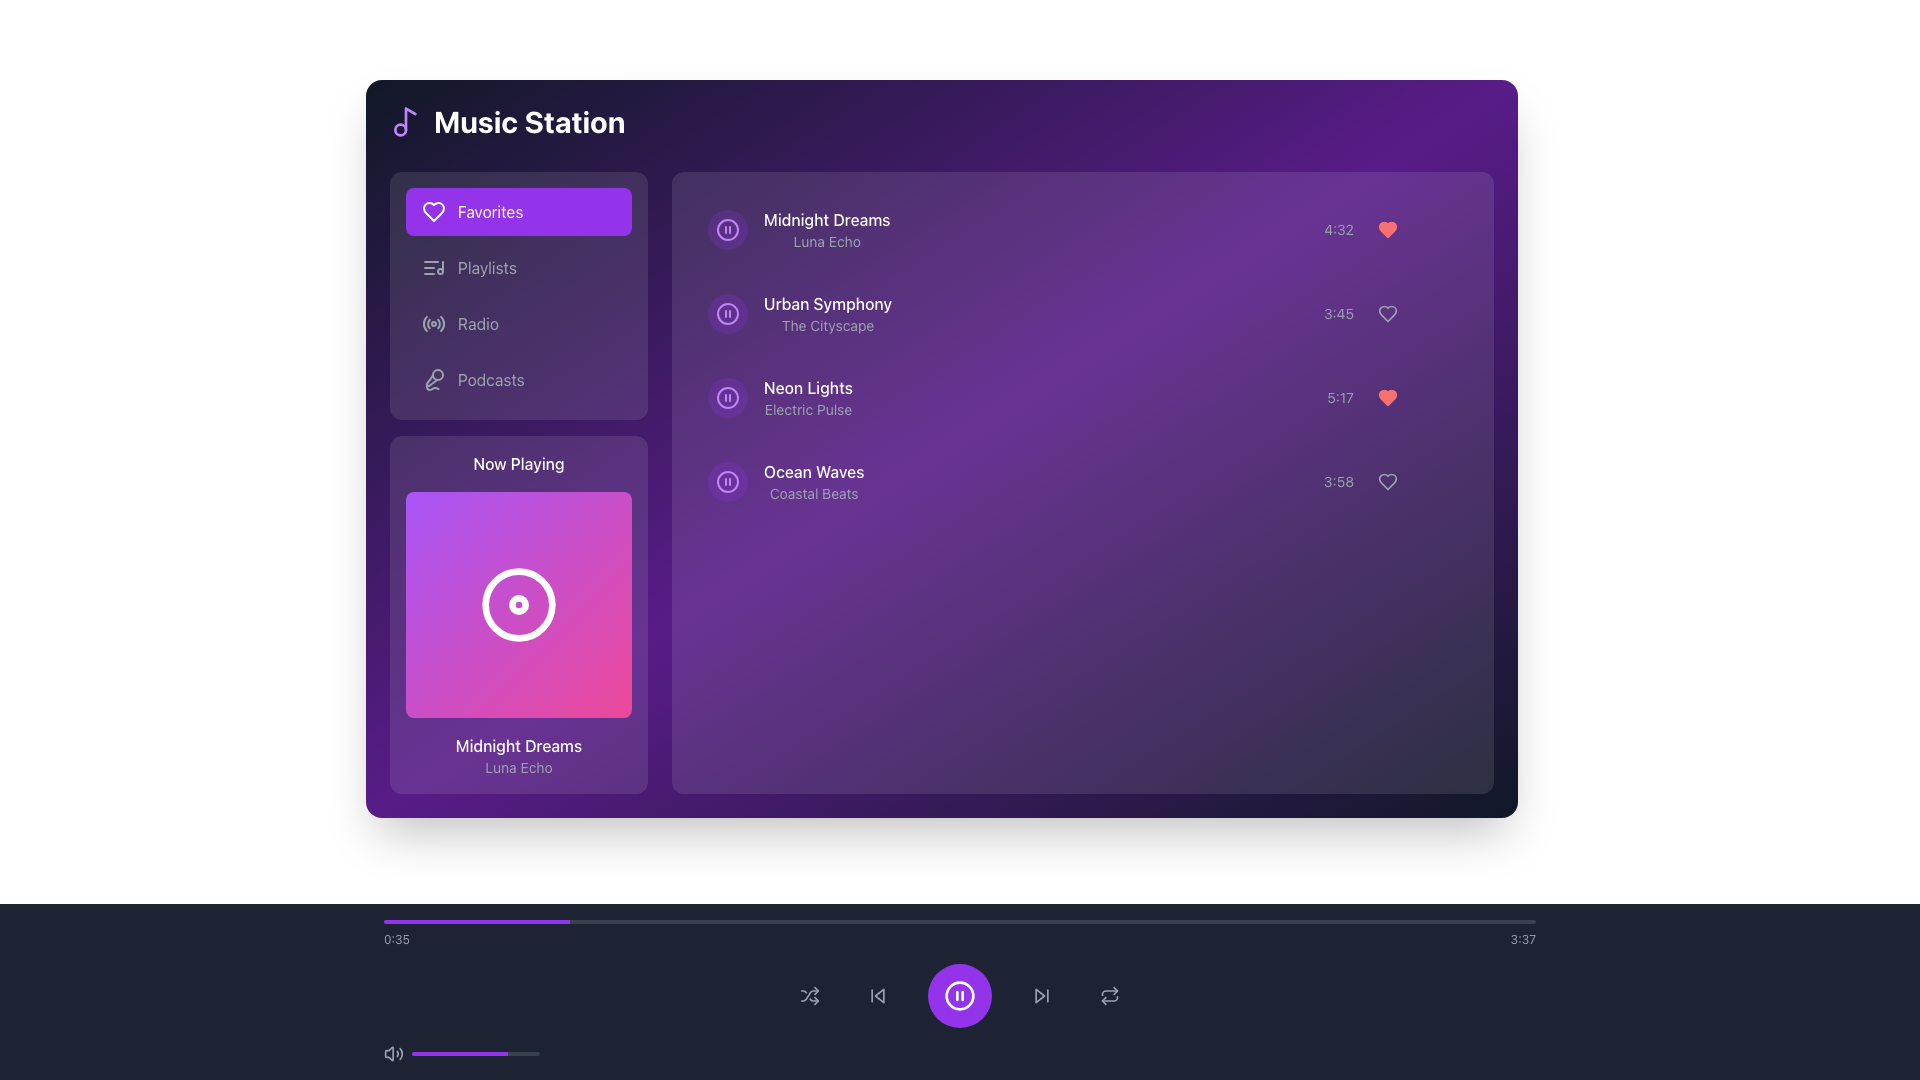  Describe the element at coordinates (798, 229) in the screenshot. I see `the List item displaying 'Midnight Dreams' with the play/pause icon` at that location.